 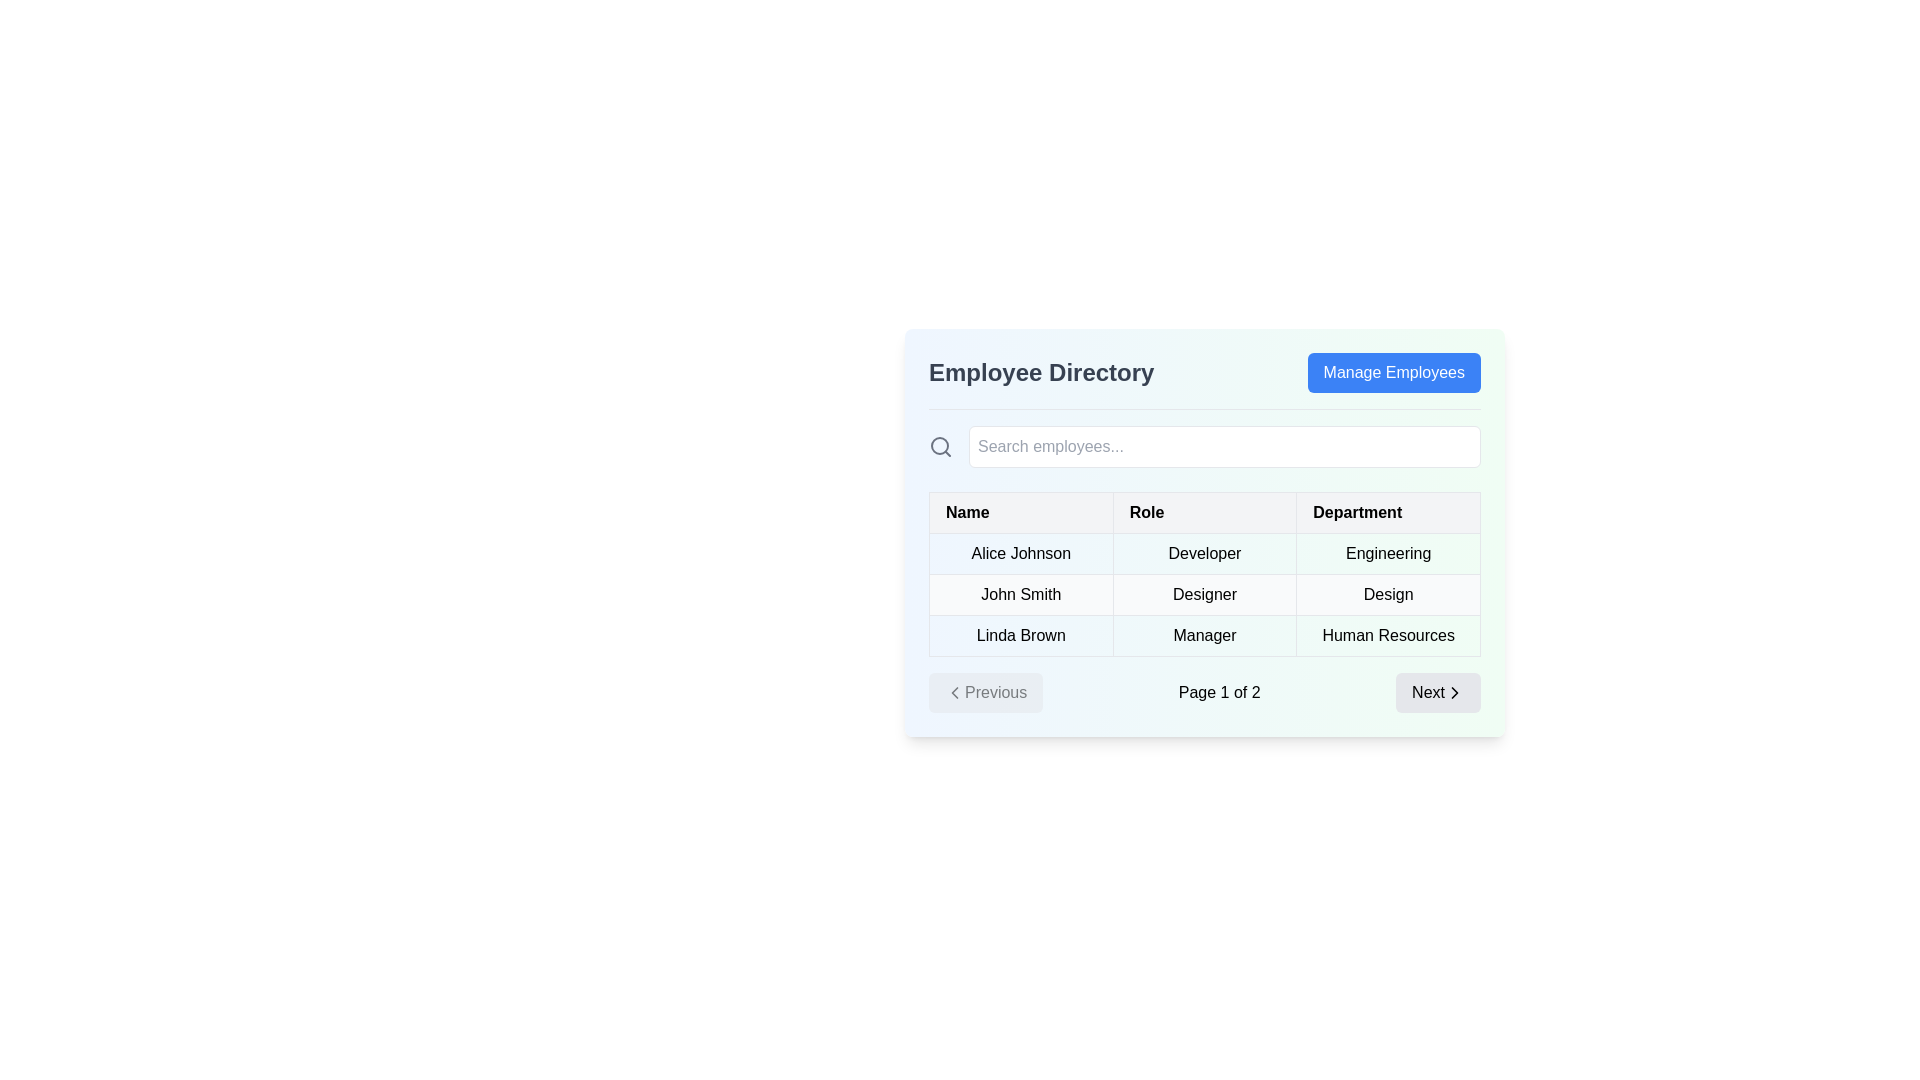 I want to click on the button located at the top-right corner of the 'Employee Directory' section, so click(x=1393, y=373).